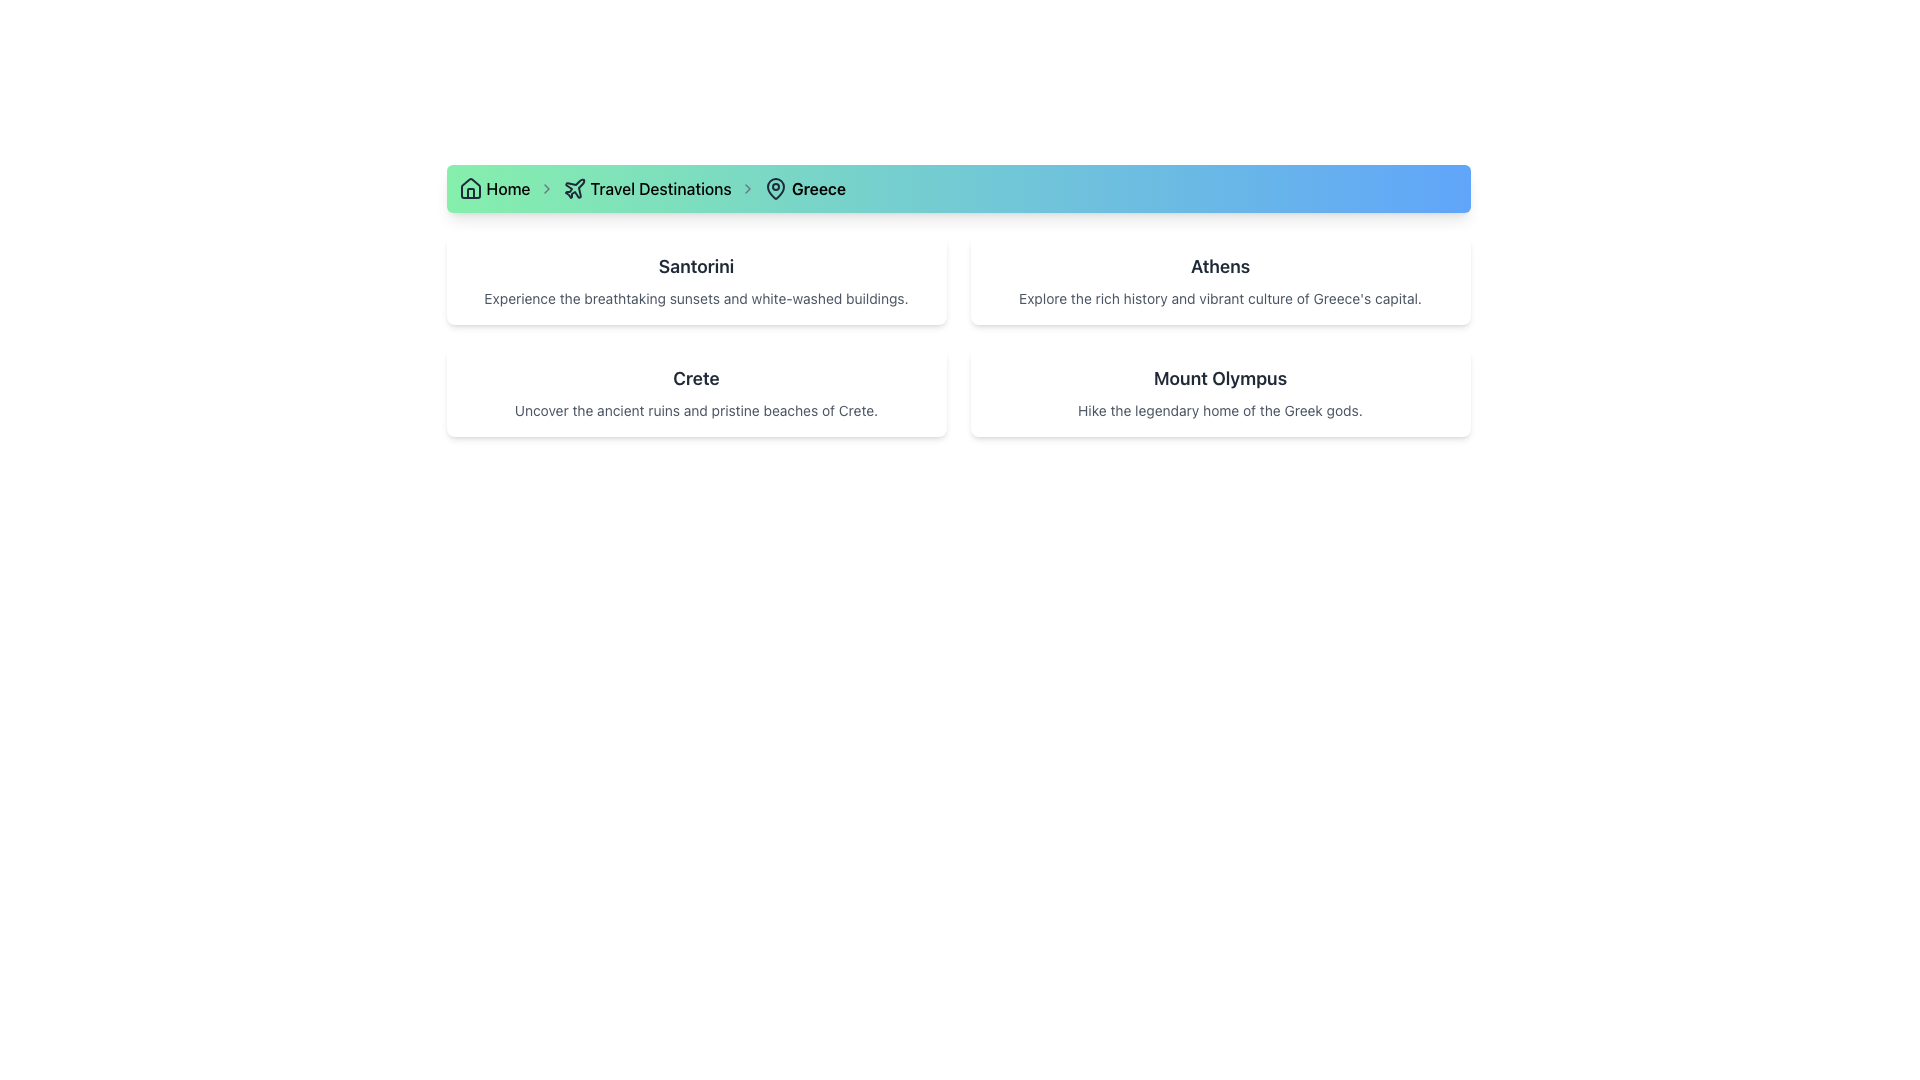 The width and height of the screenshot is (1920, 1080). What do you see at coordinates (957, 189) in the screenshot?
I see `the Breadcrumb Navigation Bar located at the top center of the interface` at bounding box center [957, 189].